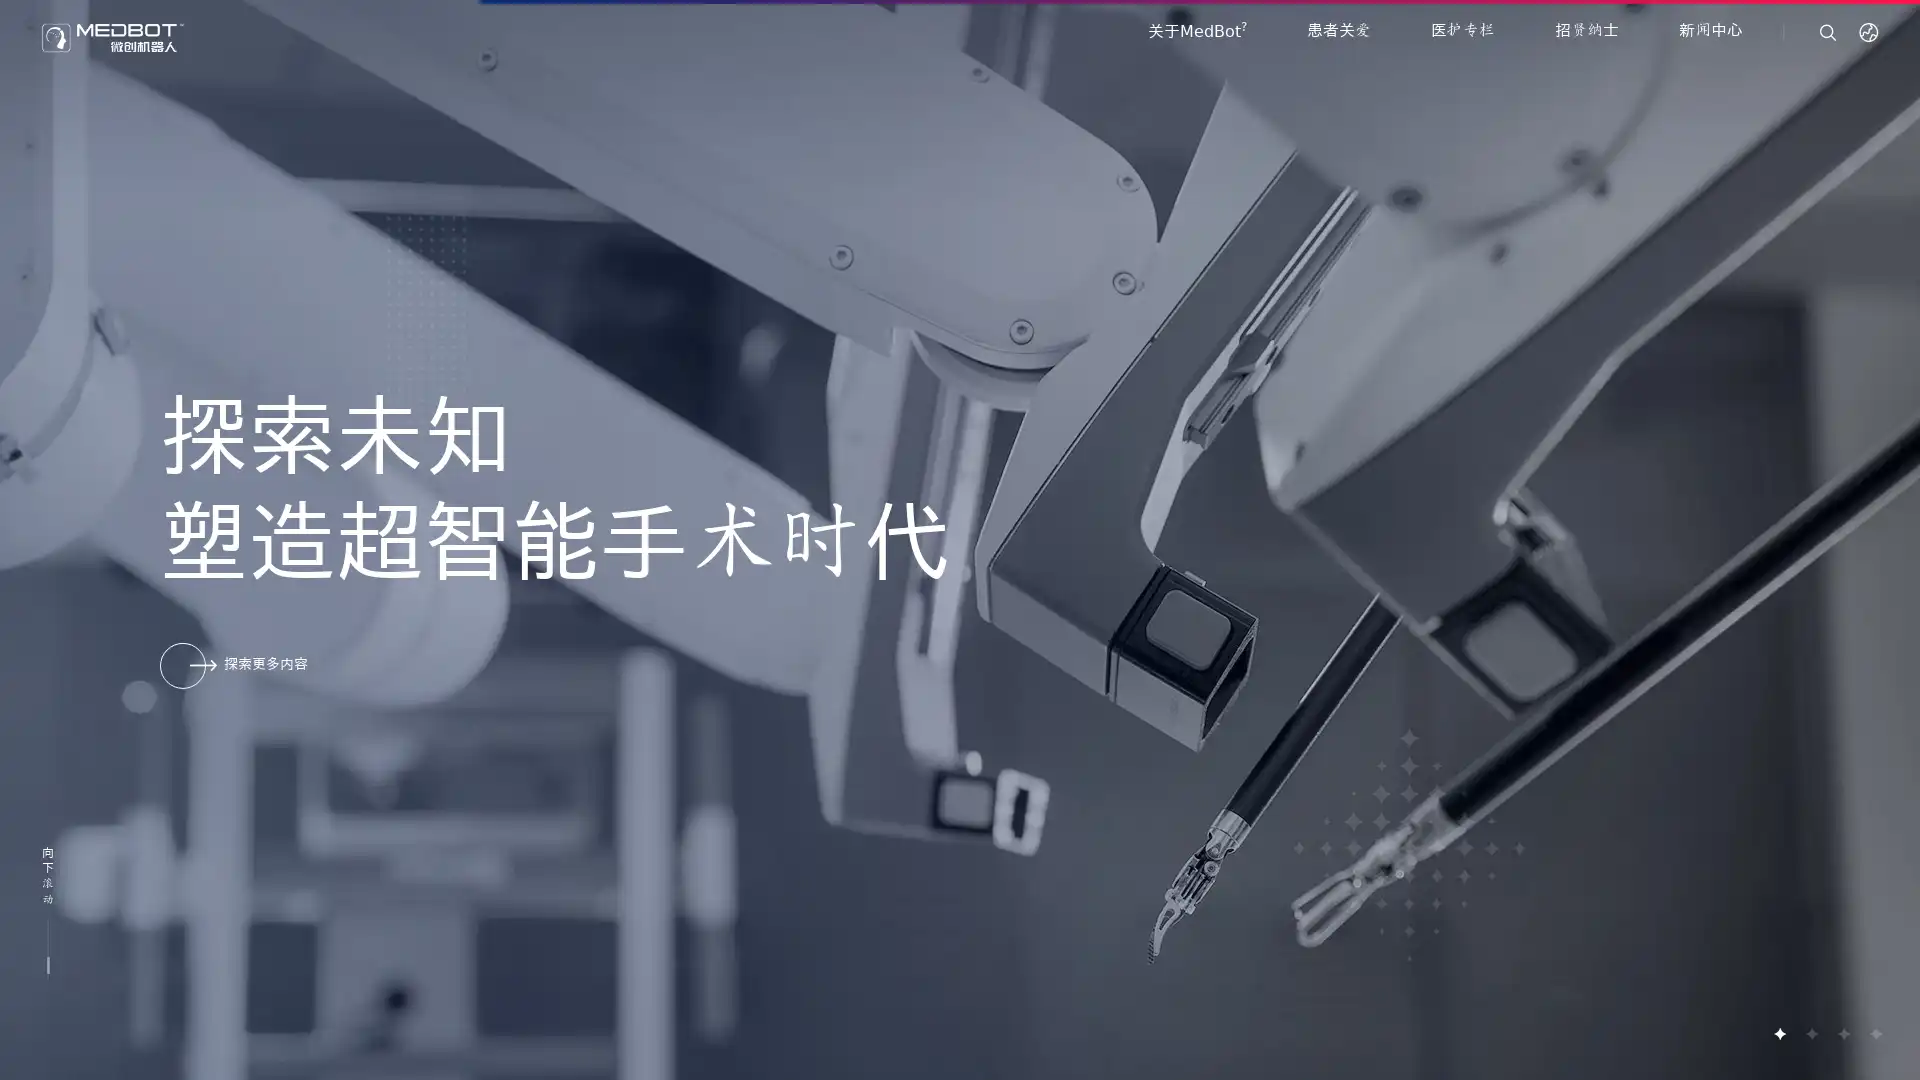  I want to click on Go to slide 1, so click(1779, 1033).